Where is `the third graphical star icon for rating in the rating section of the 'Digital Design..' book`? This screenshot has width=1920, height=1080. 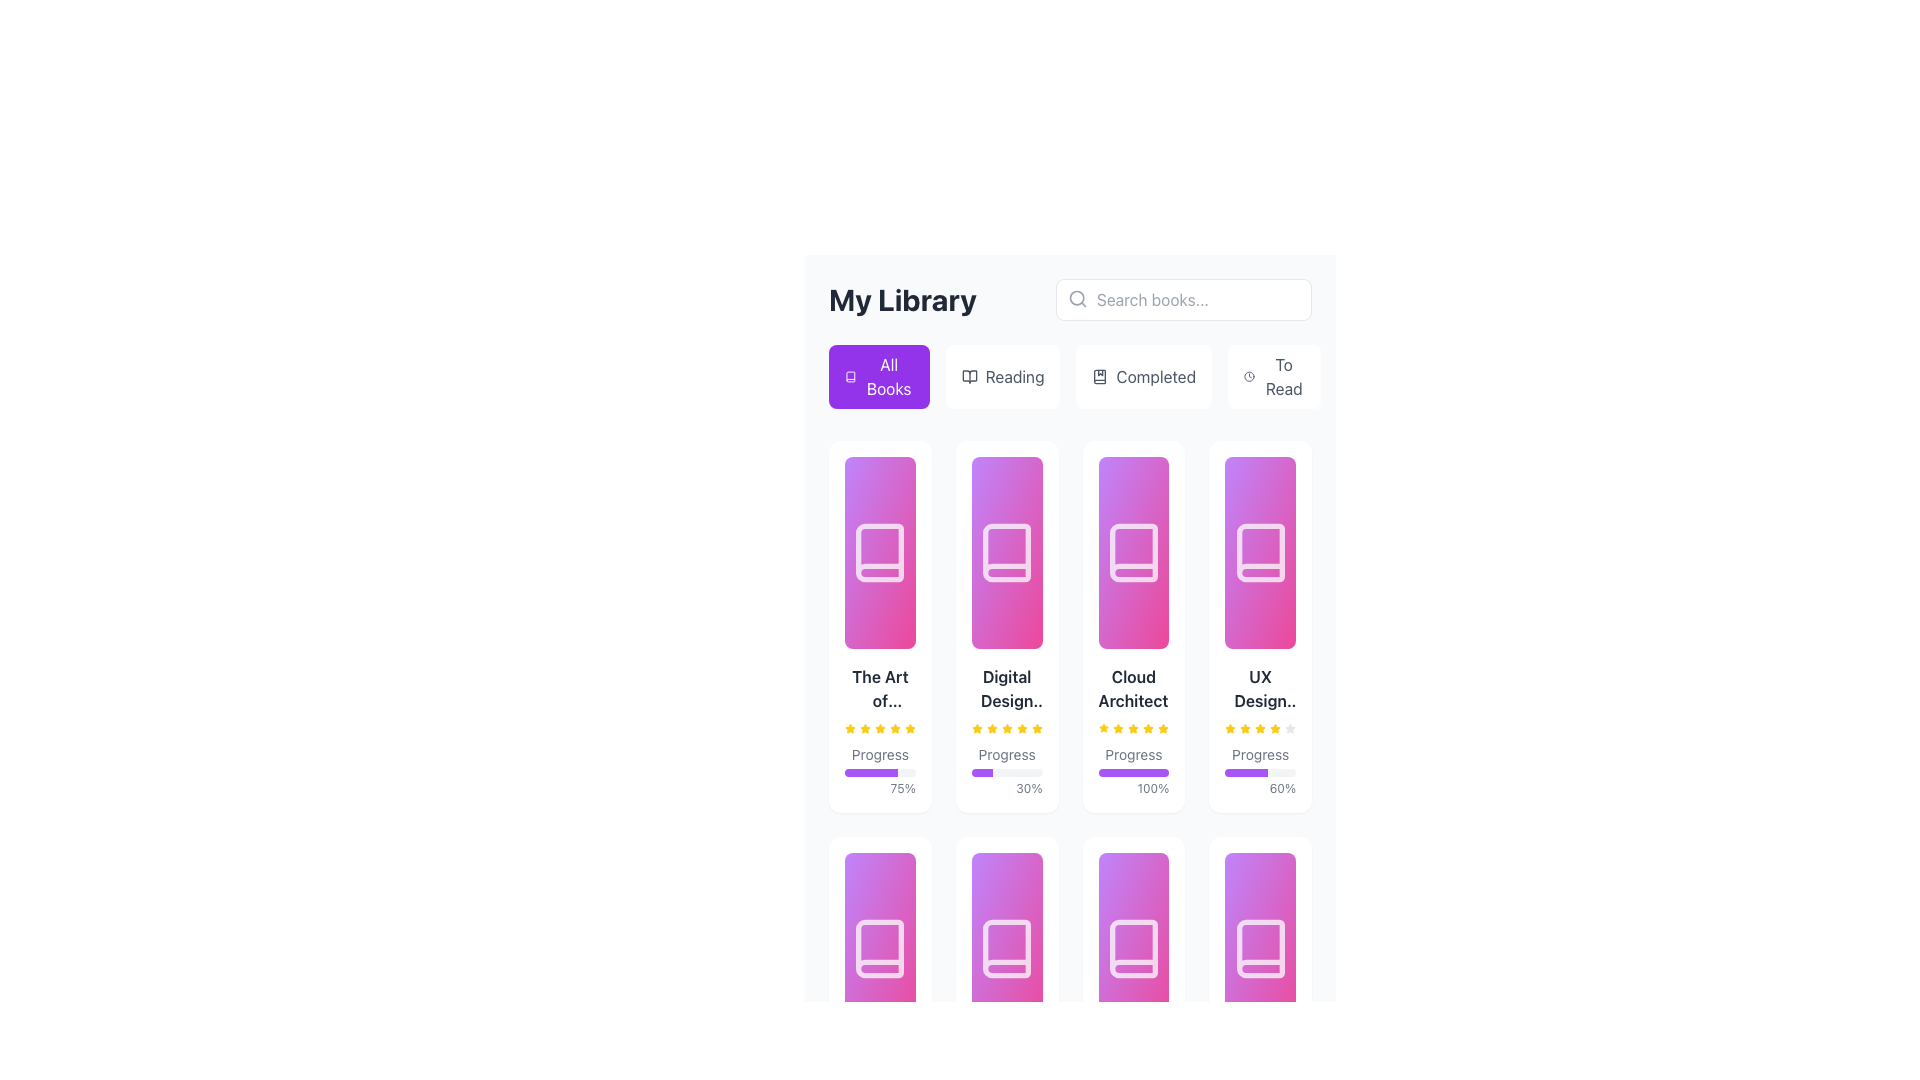 the third graphical star icon for rating in the rating section of the 'Digital Design..' book is located at coordinates (1007, 728).